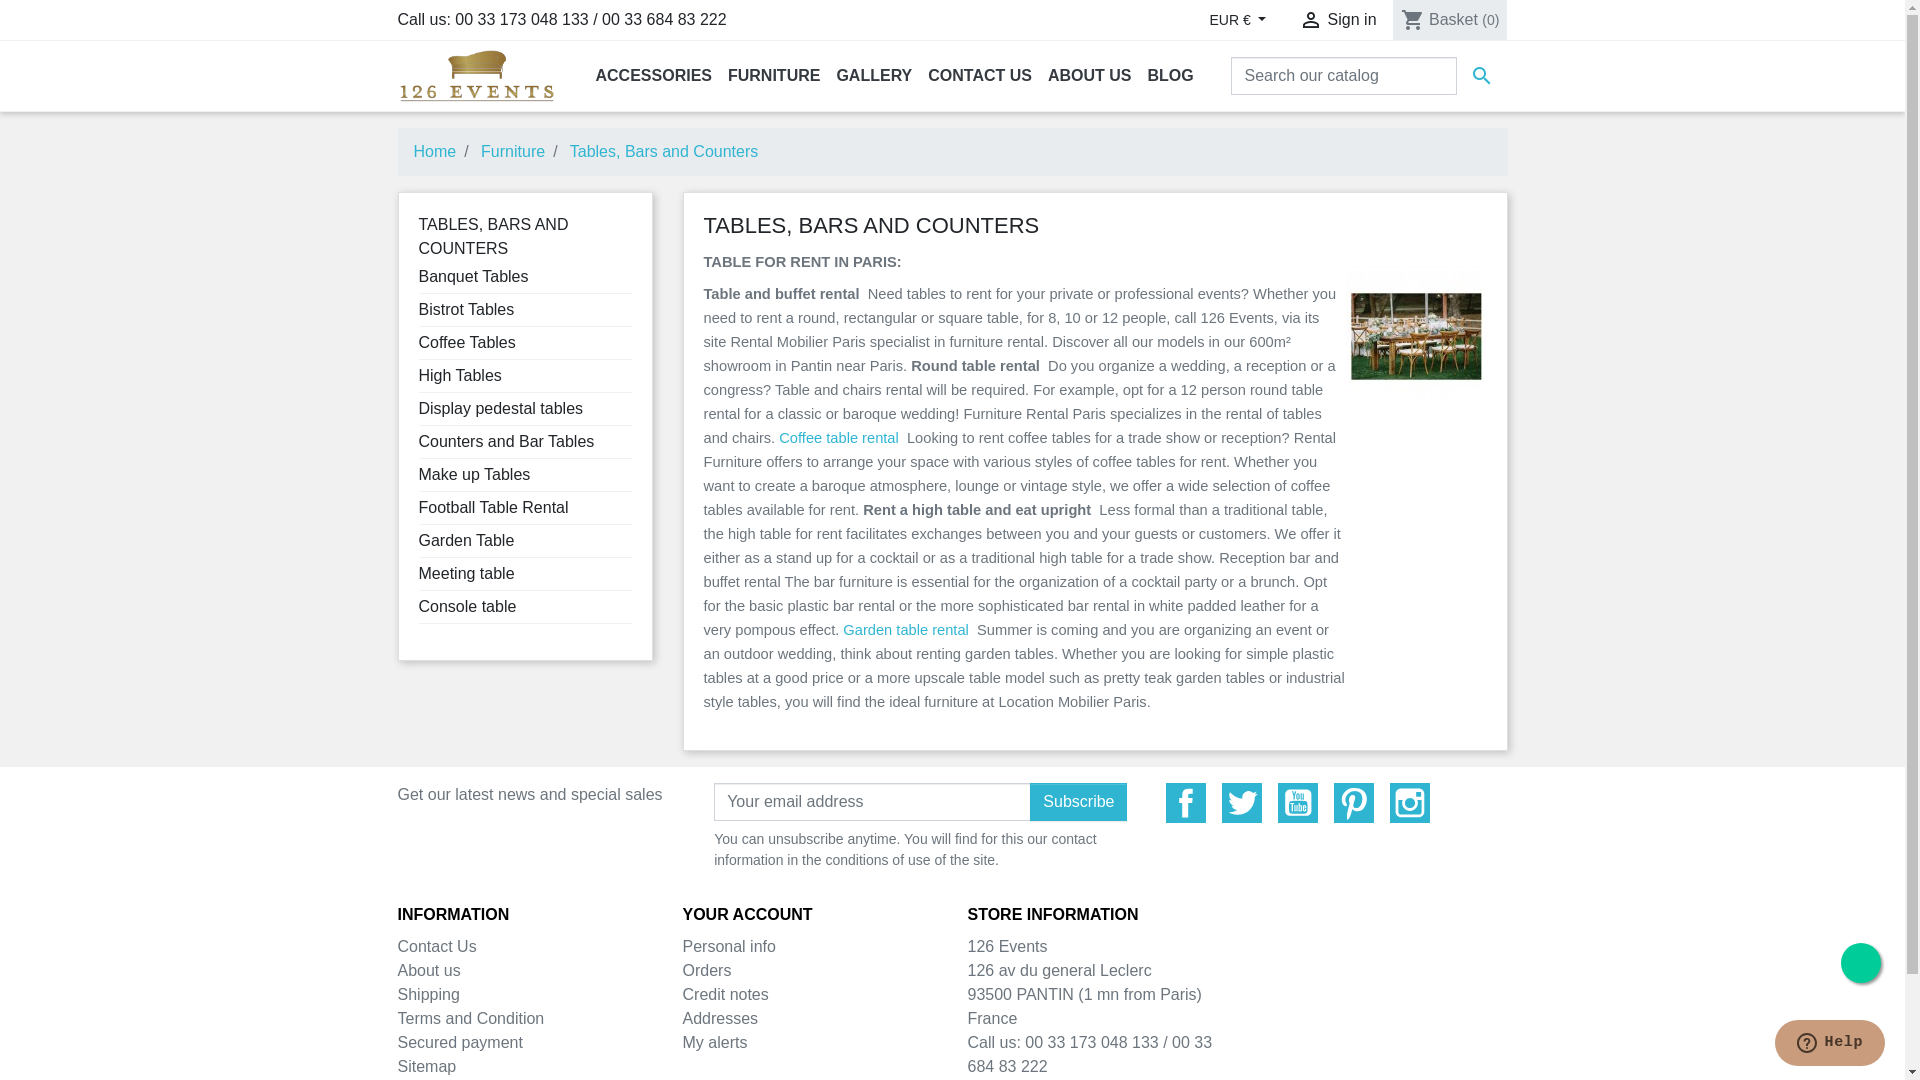  Describe the element at coordinates (459, 1041) in the screenshot. I see `'Secured payment'` at that location.